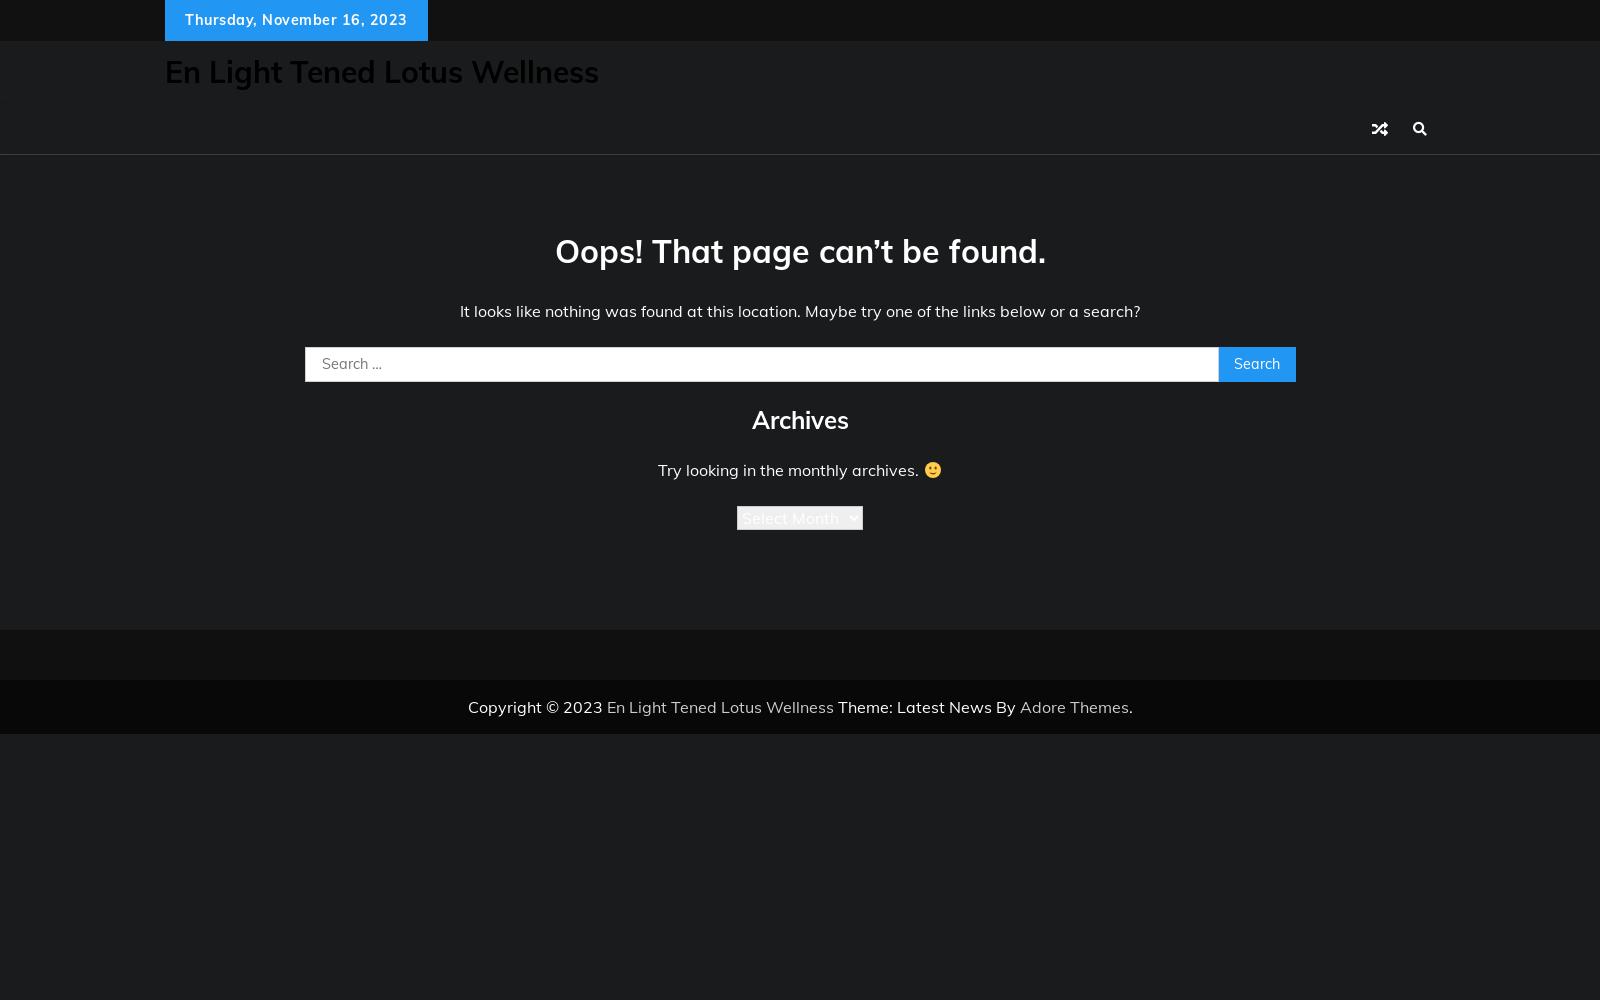 Image resolution: width=1600 pixels, height=1000 pixels. I want to click on 'Archives', so click(799, 420).